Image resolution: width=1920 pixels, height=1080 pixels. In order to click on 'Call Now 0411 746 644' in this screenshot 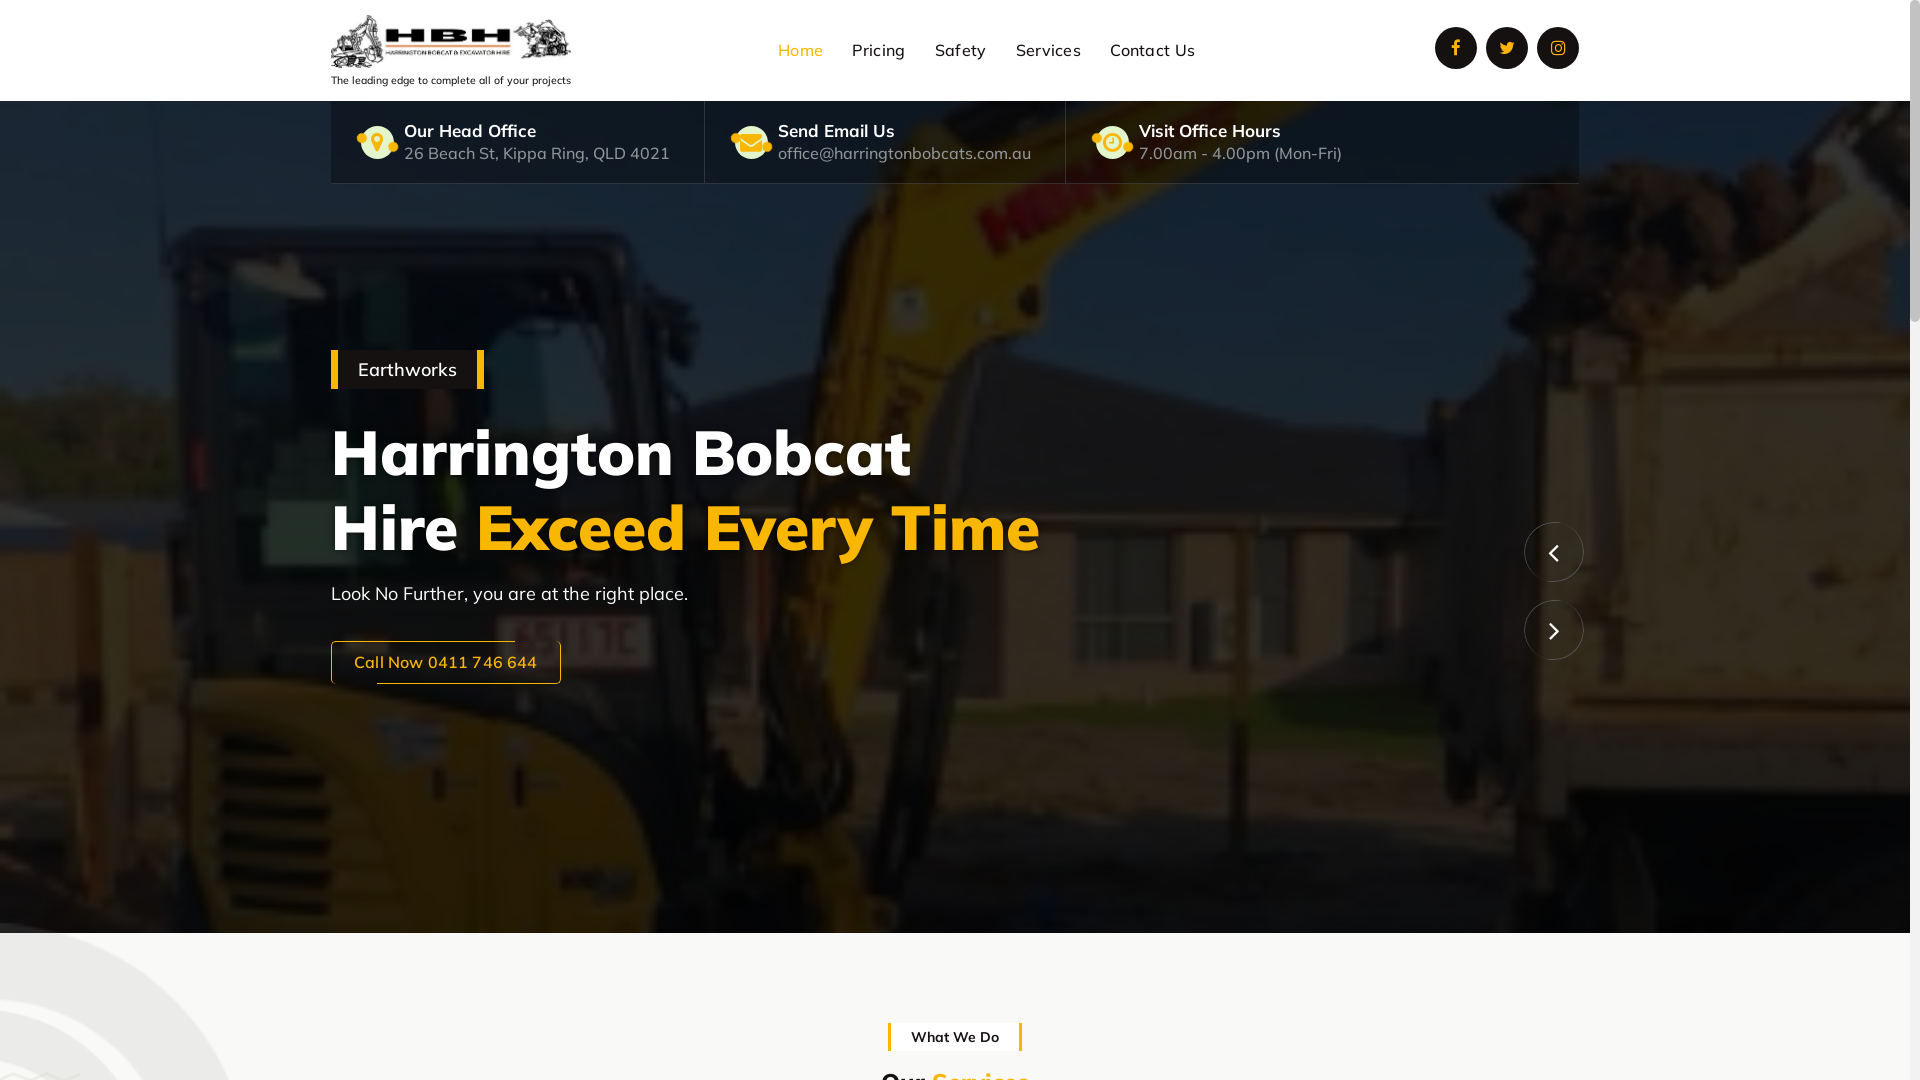, I will do `click(445, 662)`.